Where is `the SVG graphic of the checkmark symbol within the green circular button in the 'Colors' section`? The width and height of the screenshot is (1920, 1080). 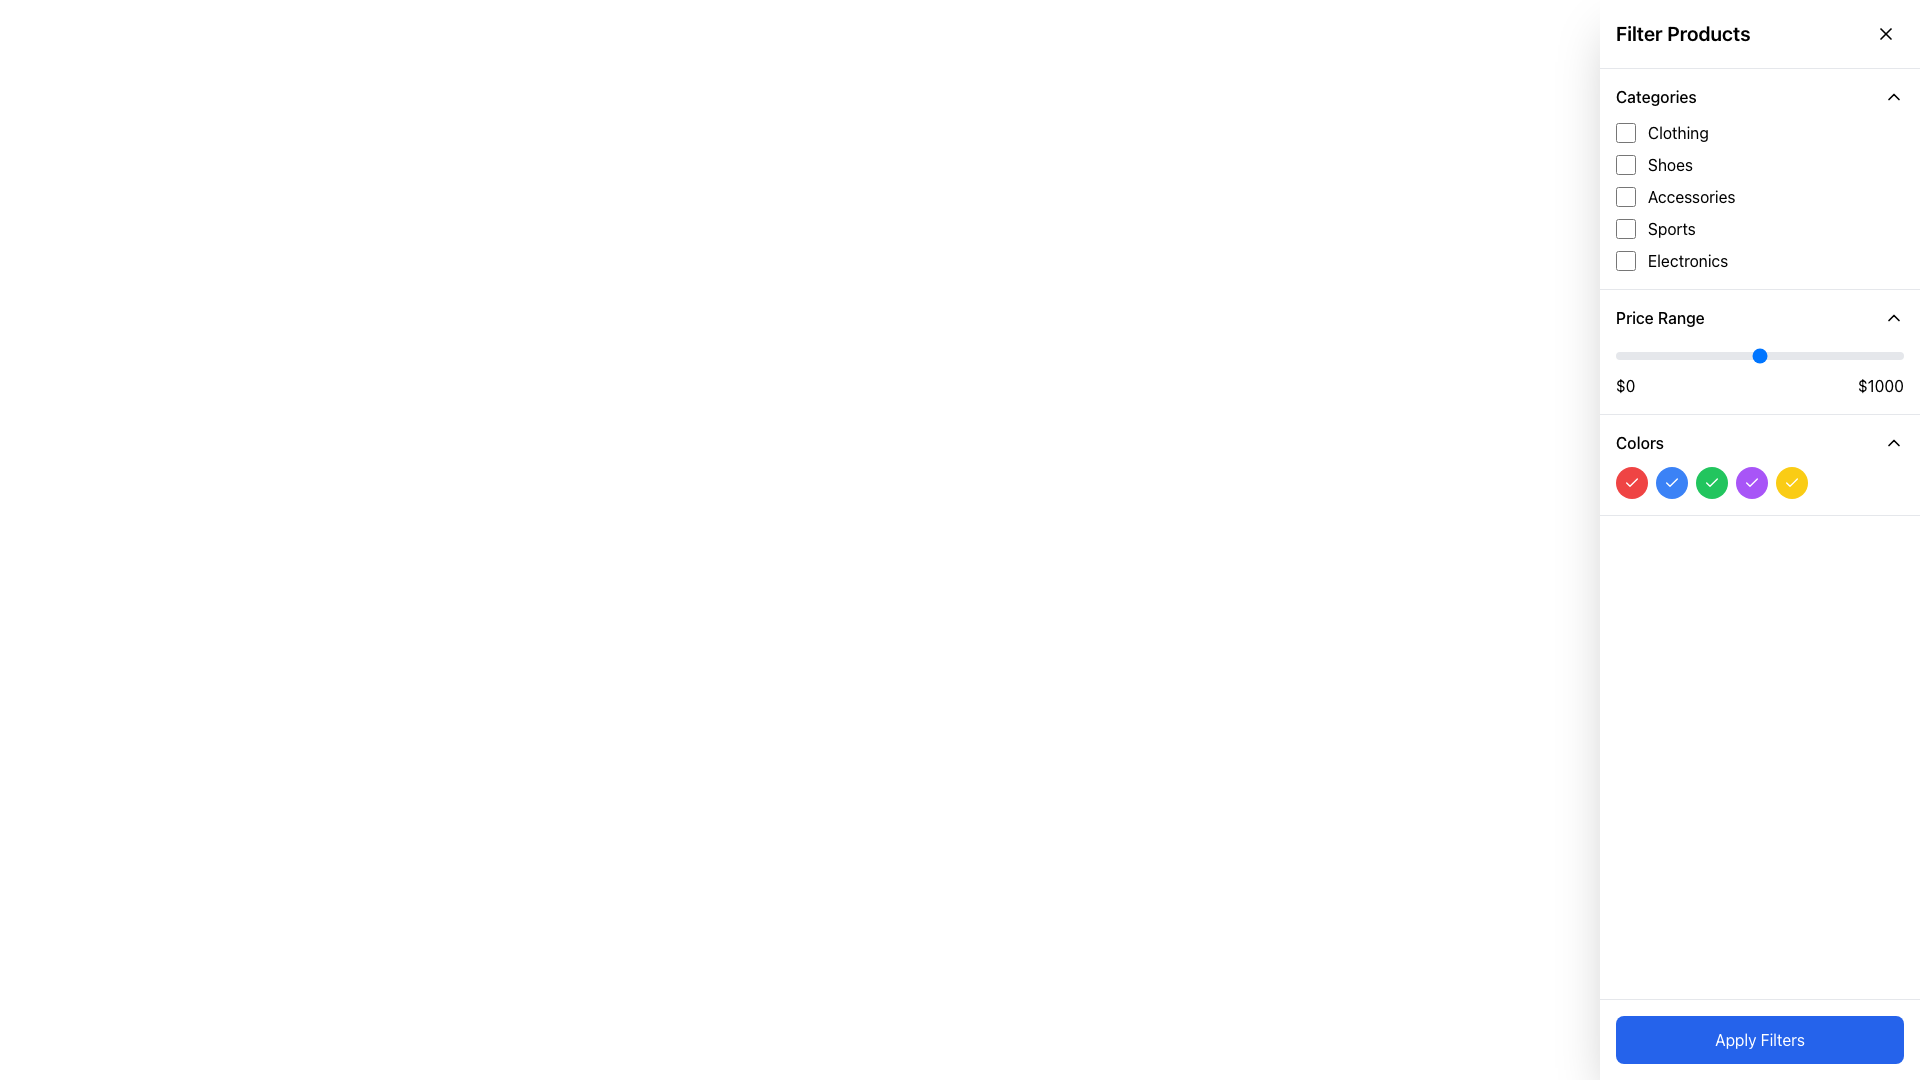 the SVG graphic of the checkmark symbol within the green circular button in the 'Colors' section is located at coordinates (1711, 482).